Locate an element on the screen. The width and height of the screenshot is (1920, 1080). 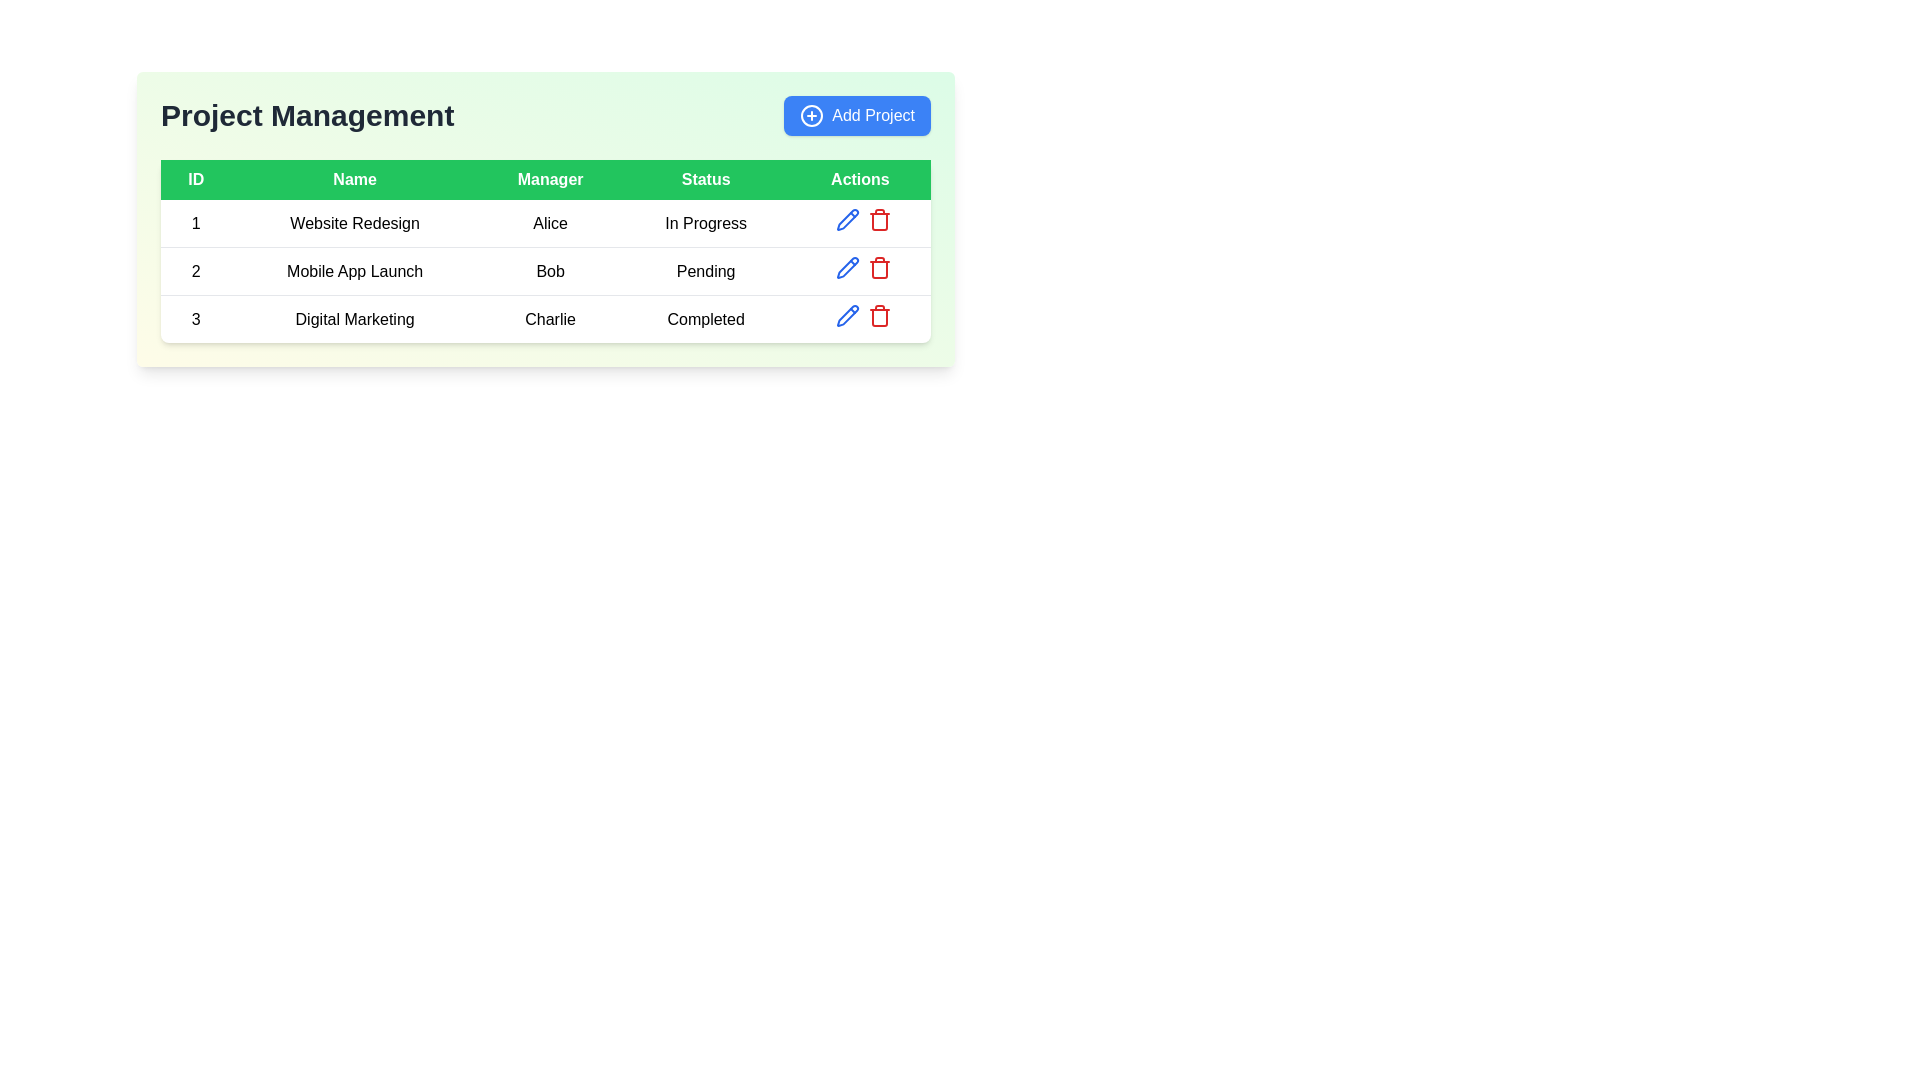
the table cell containing the text '2', located is located at coordinates (196, 271).